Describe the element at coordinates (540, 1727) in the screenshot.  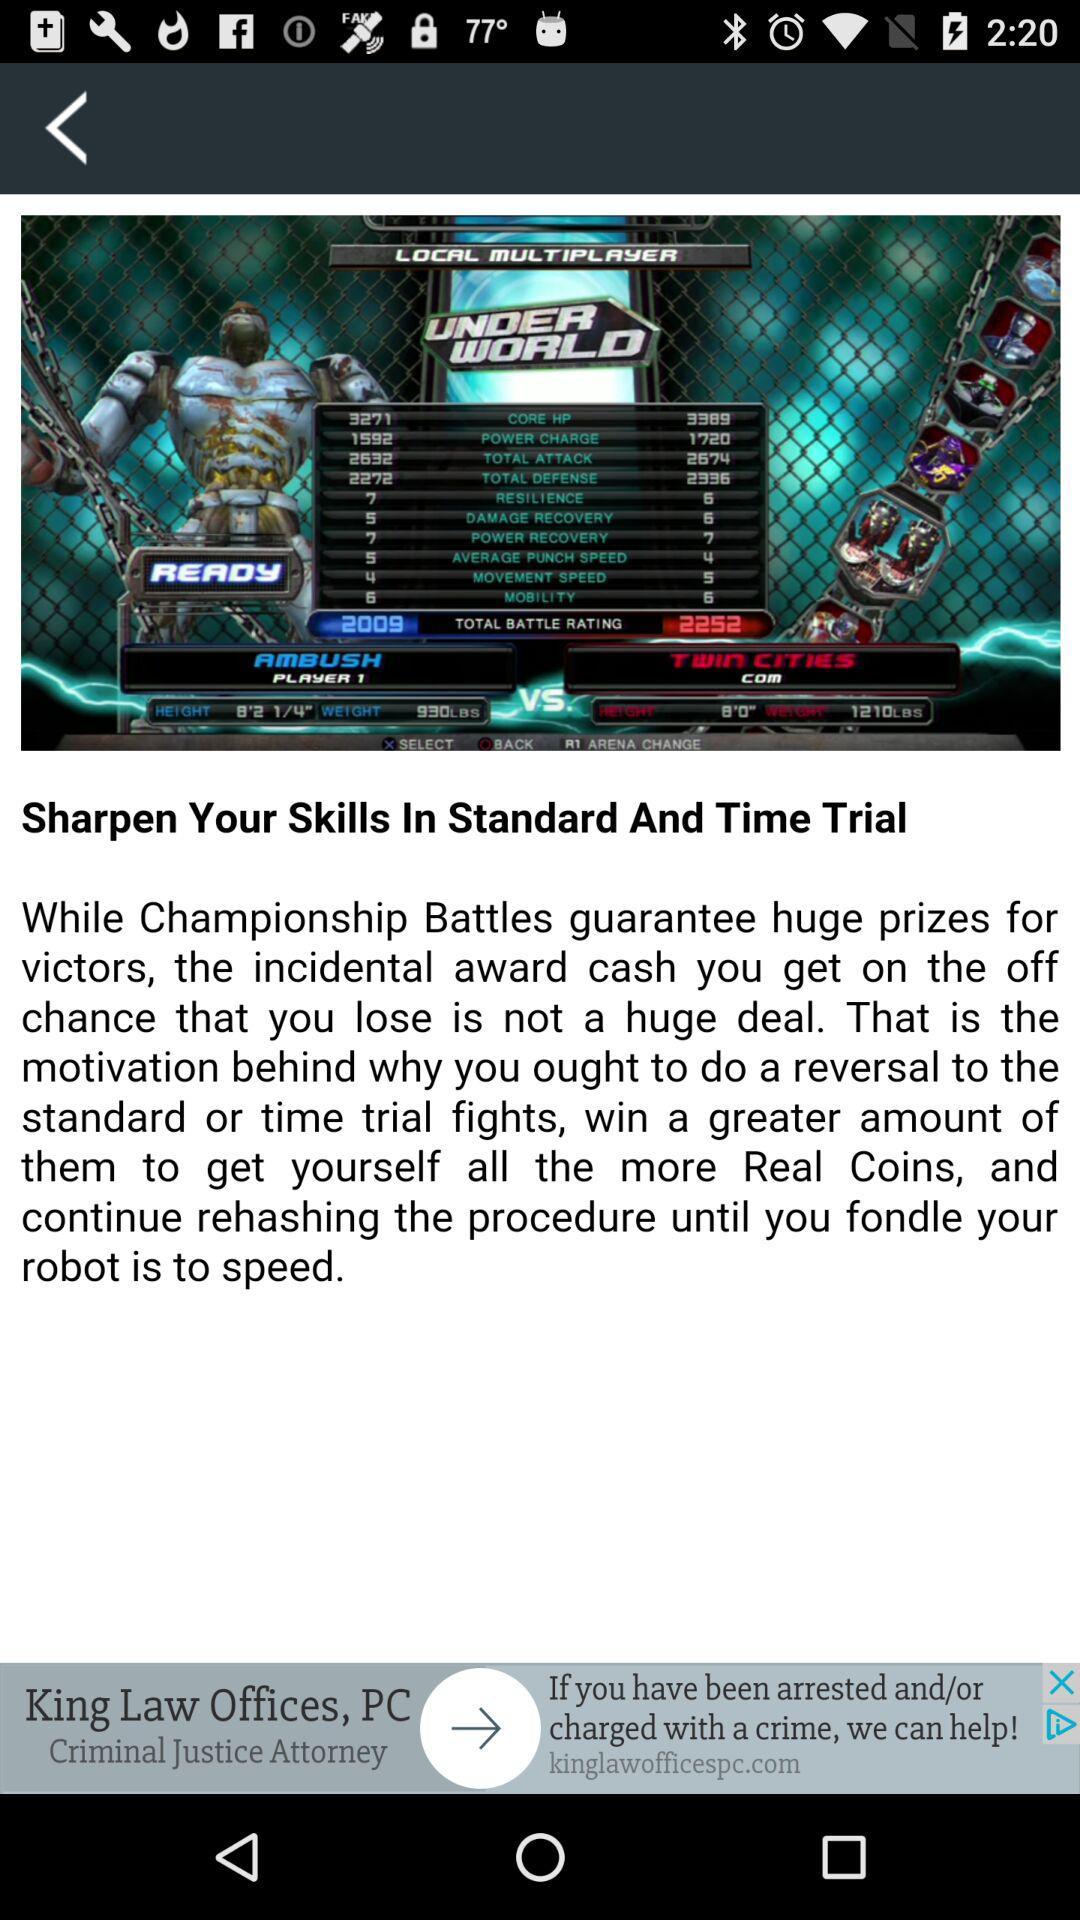
I see `back` at that location.